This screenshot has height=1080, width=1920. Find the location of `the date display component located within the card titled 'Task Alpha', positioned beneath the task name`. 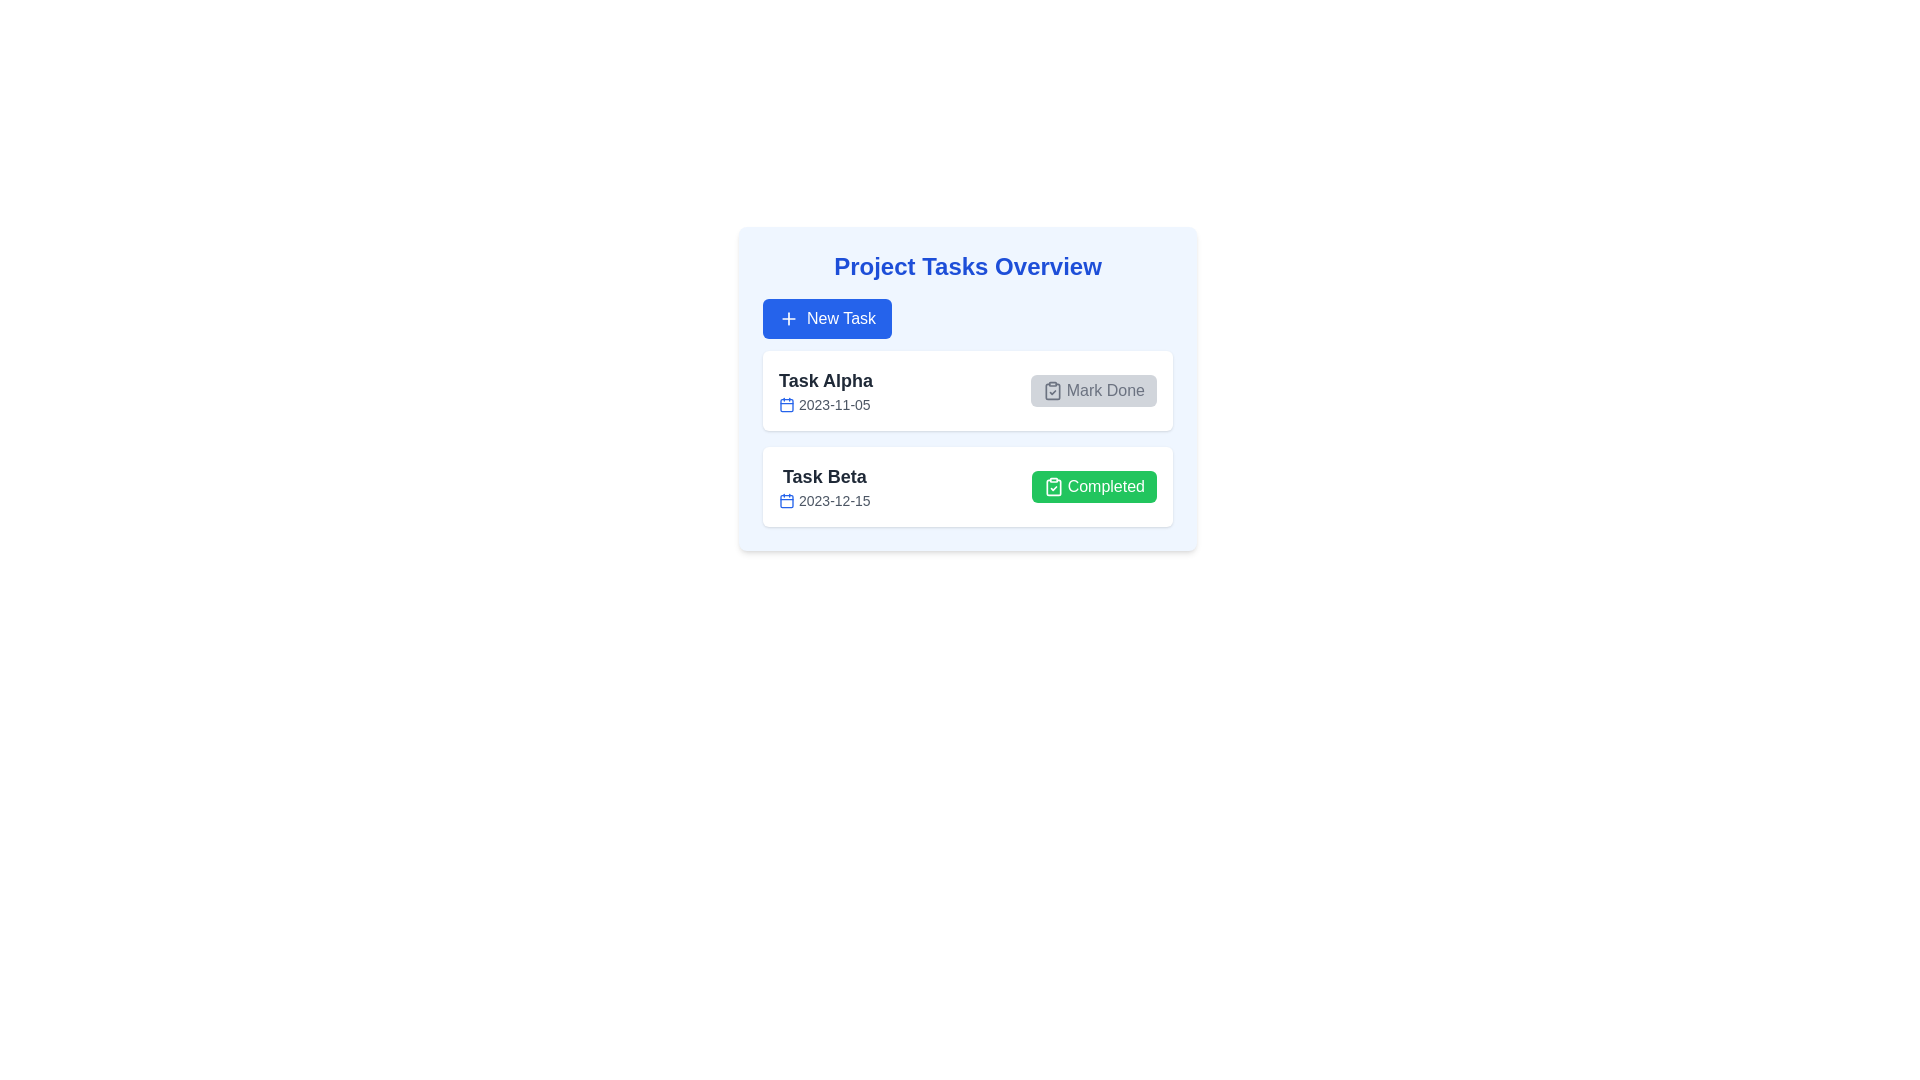

the date display component located within the card titled 'Task Alpha', positioned beneath the task name is located at coordinates (825, 405).